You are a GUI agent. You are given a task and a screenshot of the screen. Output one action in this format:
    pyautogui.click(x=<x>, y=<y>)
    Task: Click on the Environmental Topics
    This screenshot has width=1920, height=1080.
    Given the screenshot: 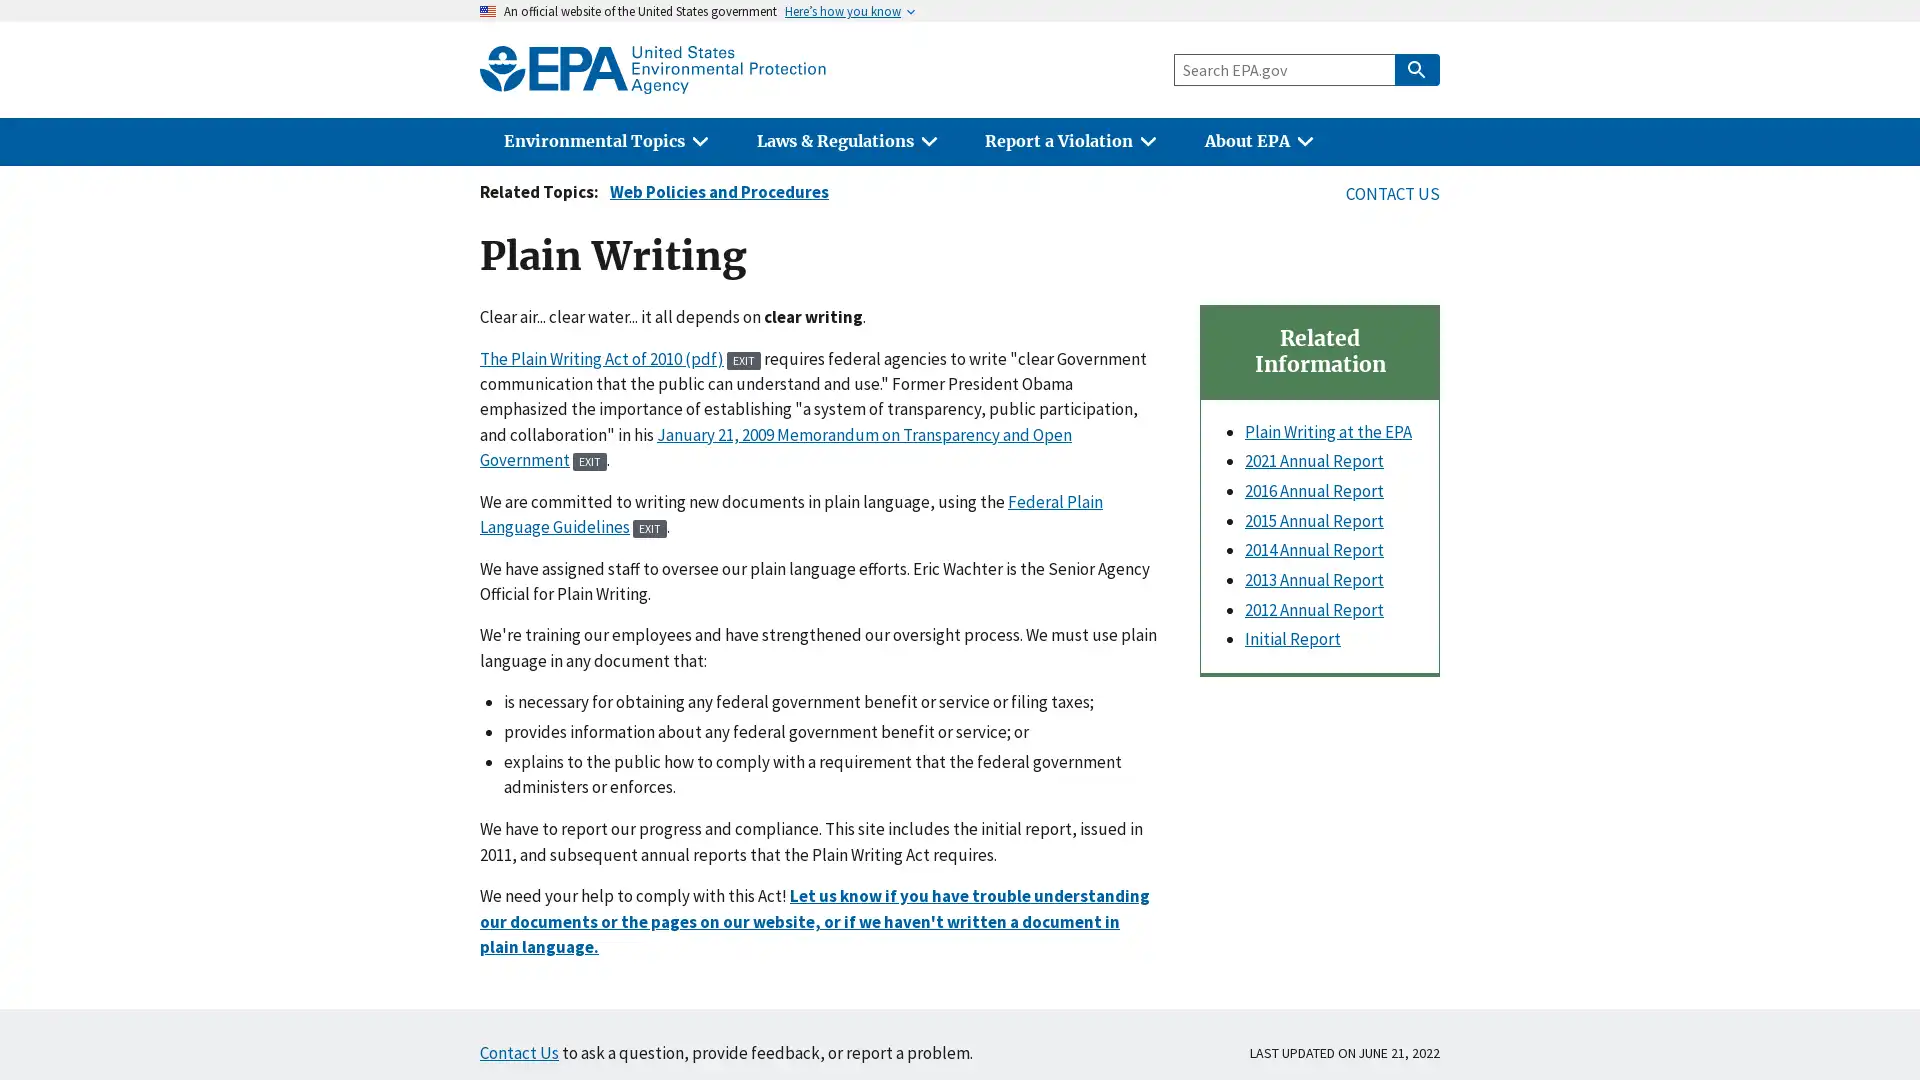 What is the action you would take?
    pyautogui.click(x=604, y=141)
    